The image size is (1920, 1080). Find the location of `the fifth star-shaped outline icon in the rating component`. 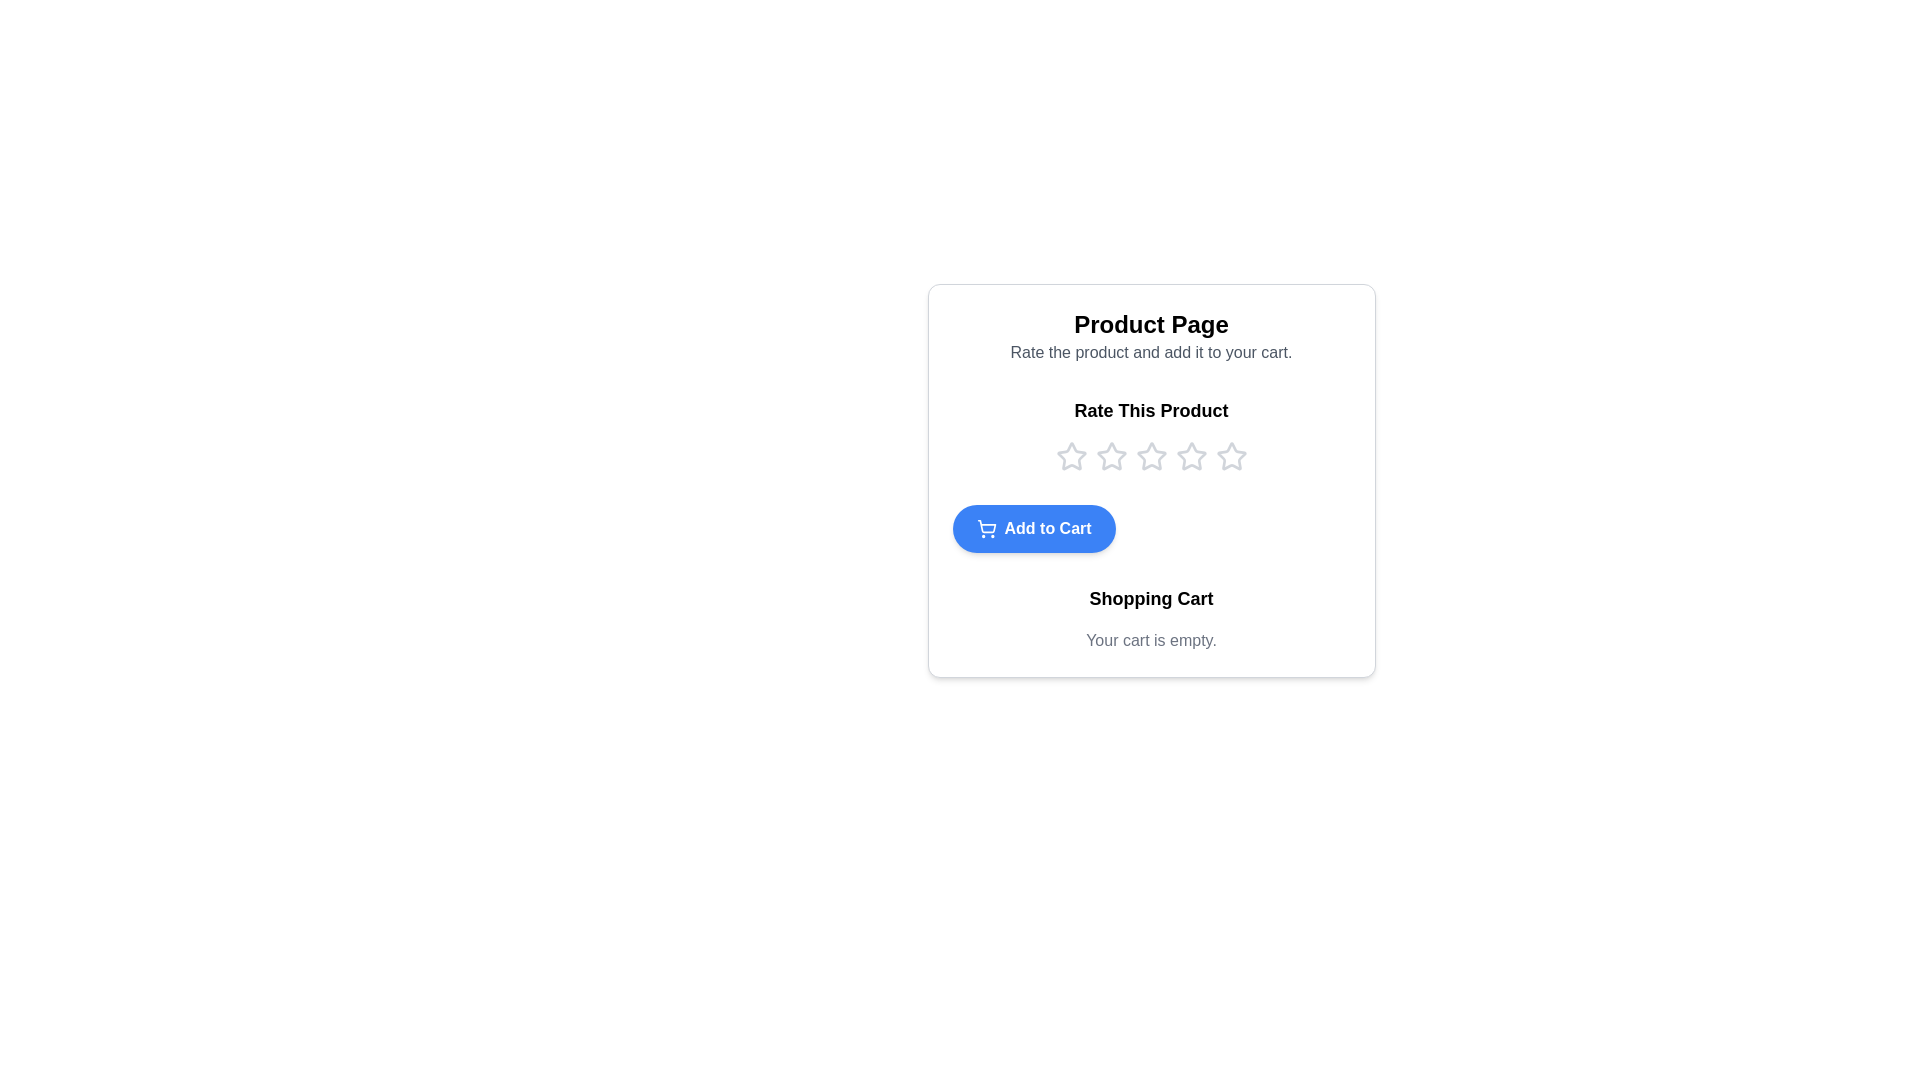

the fifth star-shaped outline icon in the rating component is located at coordinates (1229, 455).